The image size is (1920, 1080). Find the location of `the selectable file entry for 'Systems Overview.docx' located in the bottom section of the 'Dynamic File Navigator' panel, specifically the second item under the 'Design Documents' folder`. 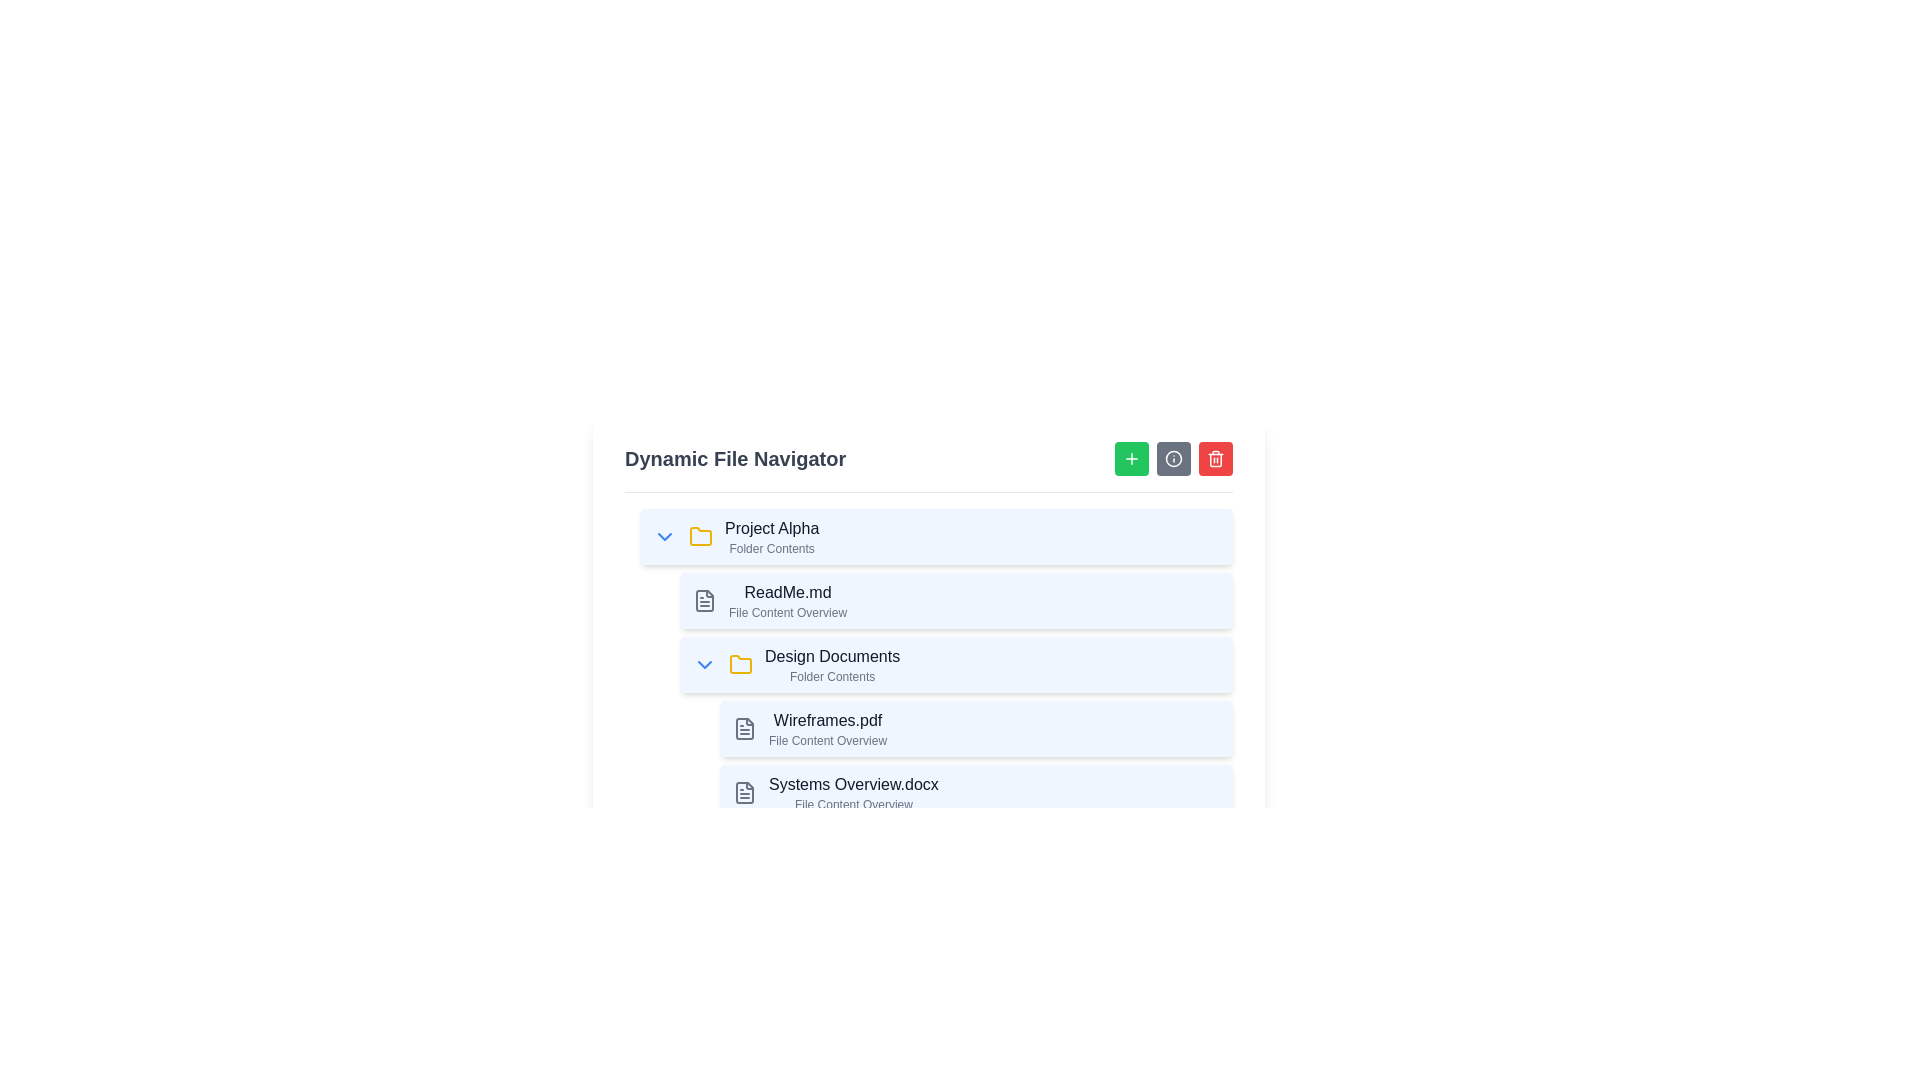

the selectable file entry for 'Systems Overview.docx' located in the bottom section of the 'Dynamic File Navigator' panel, specifically the second item under the 'Design Documents' folder is located at coordinates (977, 792).